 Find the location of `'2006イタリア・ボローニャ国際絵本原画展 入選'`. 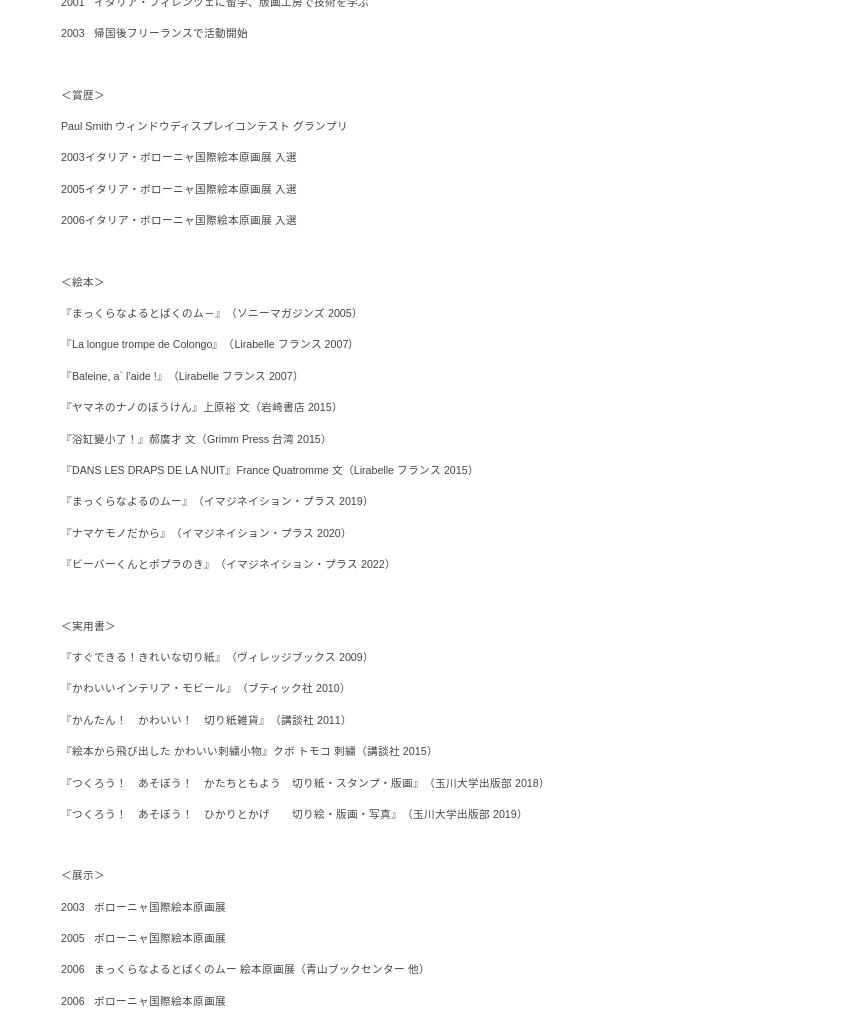

'2006イタリア・ボローニャ国際絵本原画展 入選' is located at coordinates (177, 219).